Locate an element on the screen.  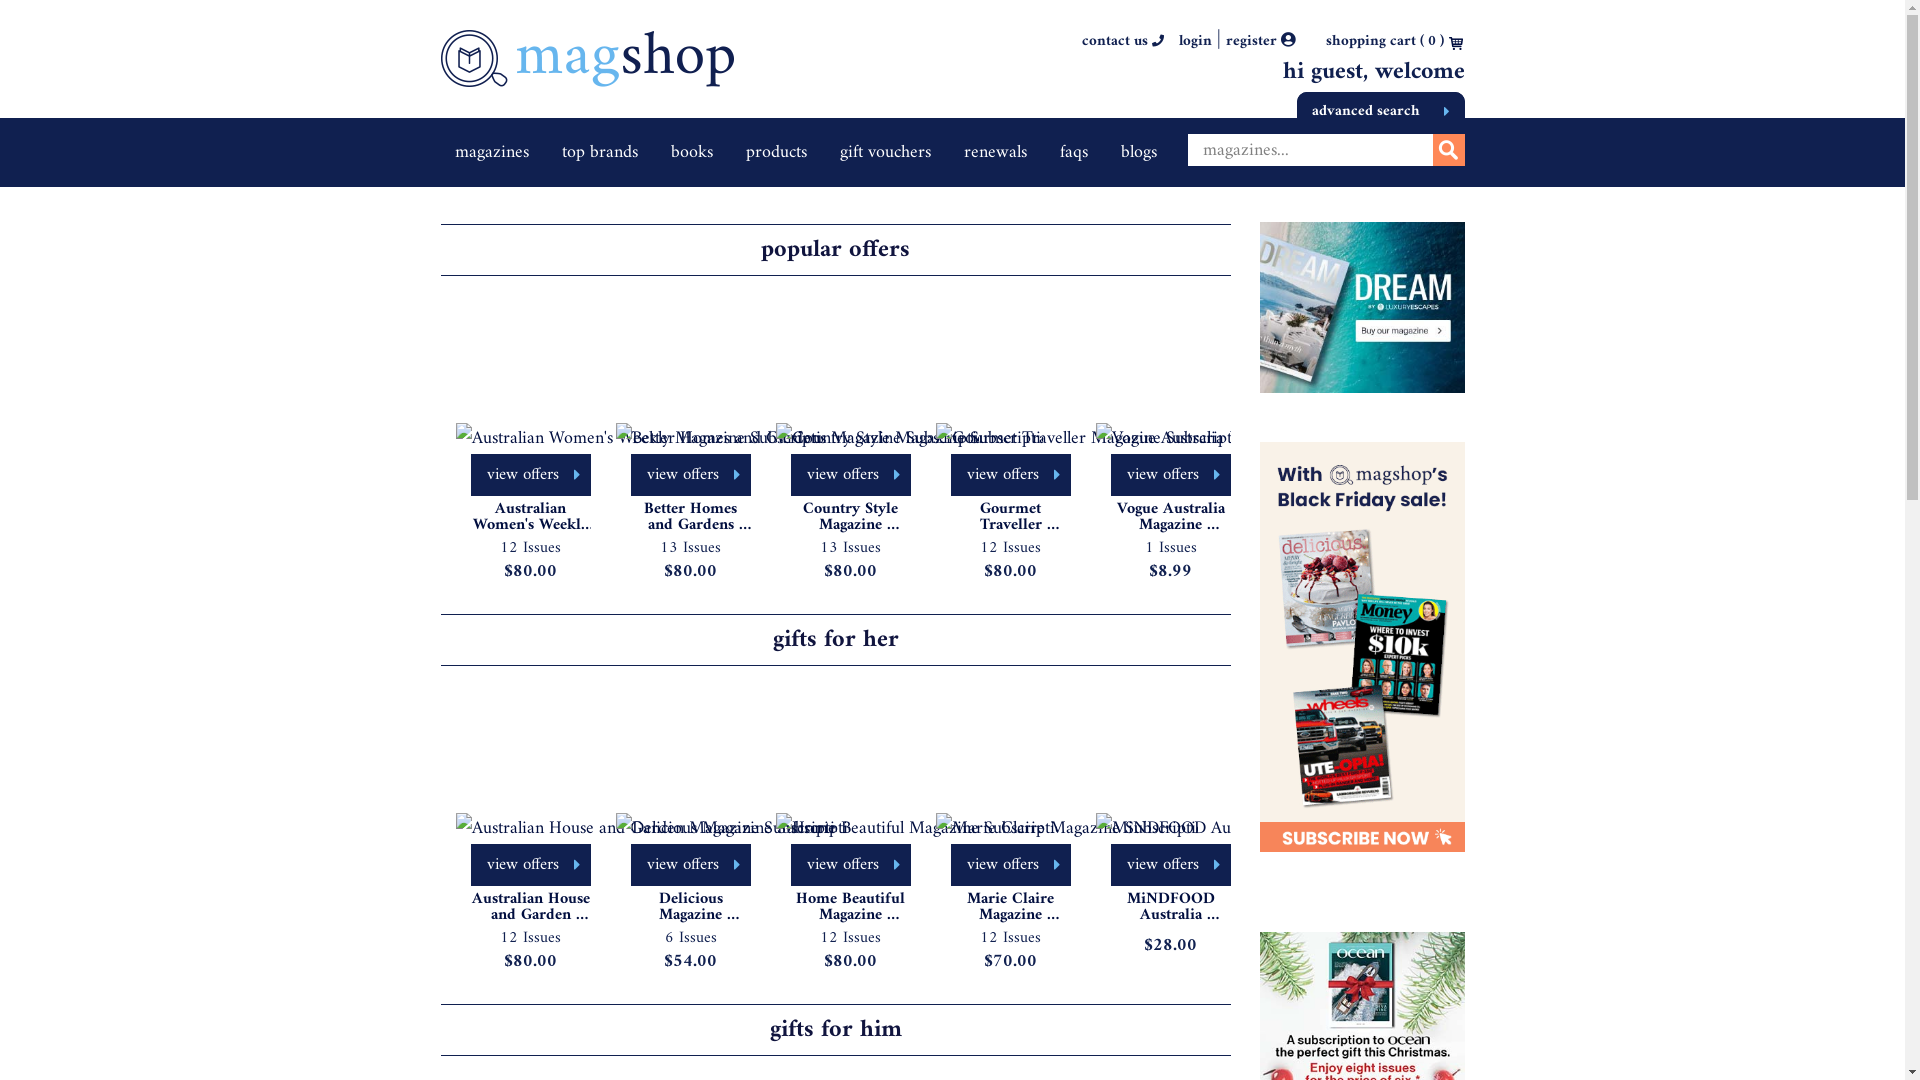
'blogs' is located at coordinates (1137, 151).